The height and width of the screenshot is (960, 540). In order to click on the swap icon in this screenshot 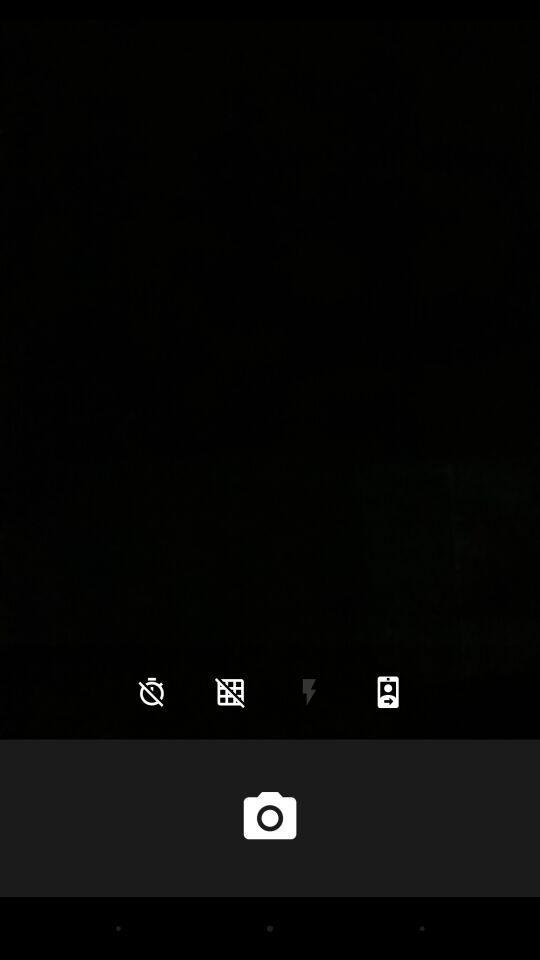, I will do `click(388, 692)`.